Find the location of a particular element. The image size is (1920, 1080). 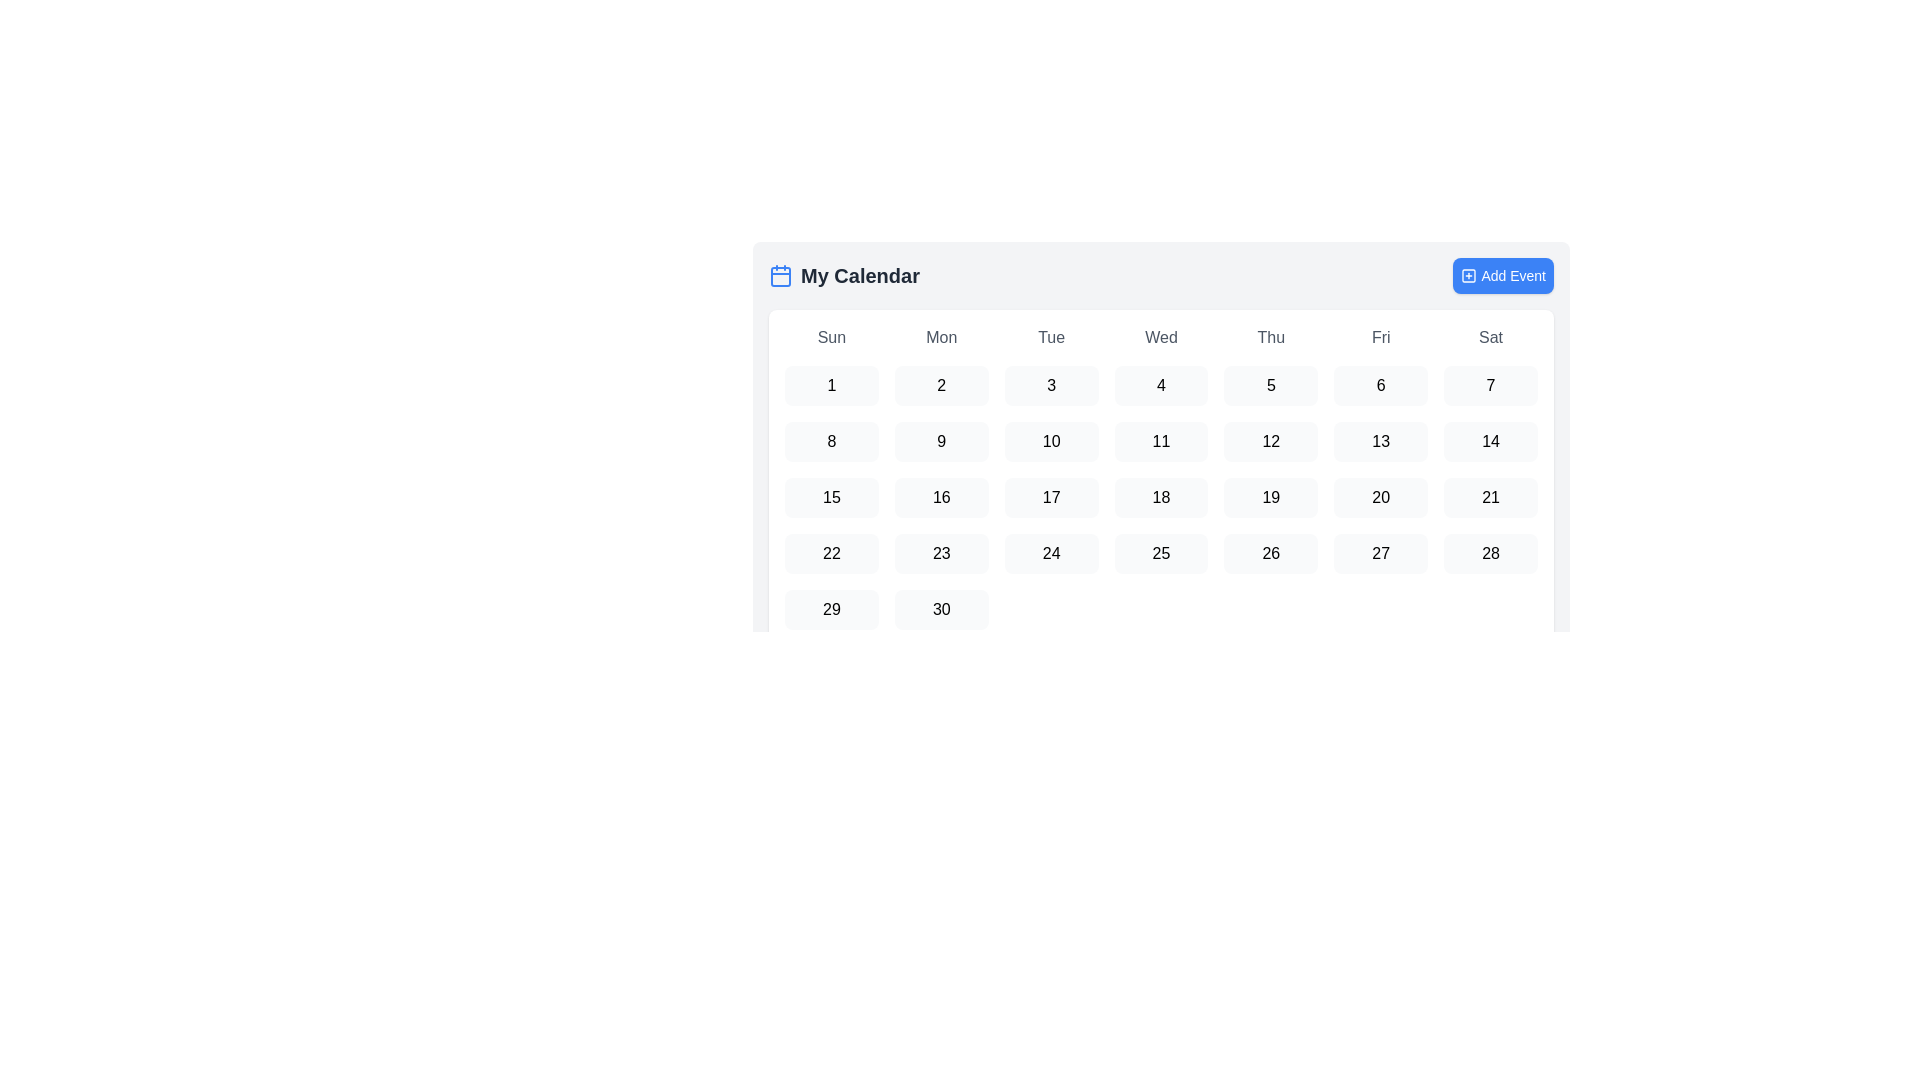

the Calendar Day Cell displaying the number '4', which is a rounded rectangle with a light gray background and changes to light blue on hover is located at coordinates (1161, 385).